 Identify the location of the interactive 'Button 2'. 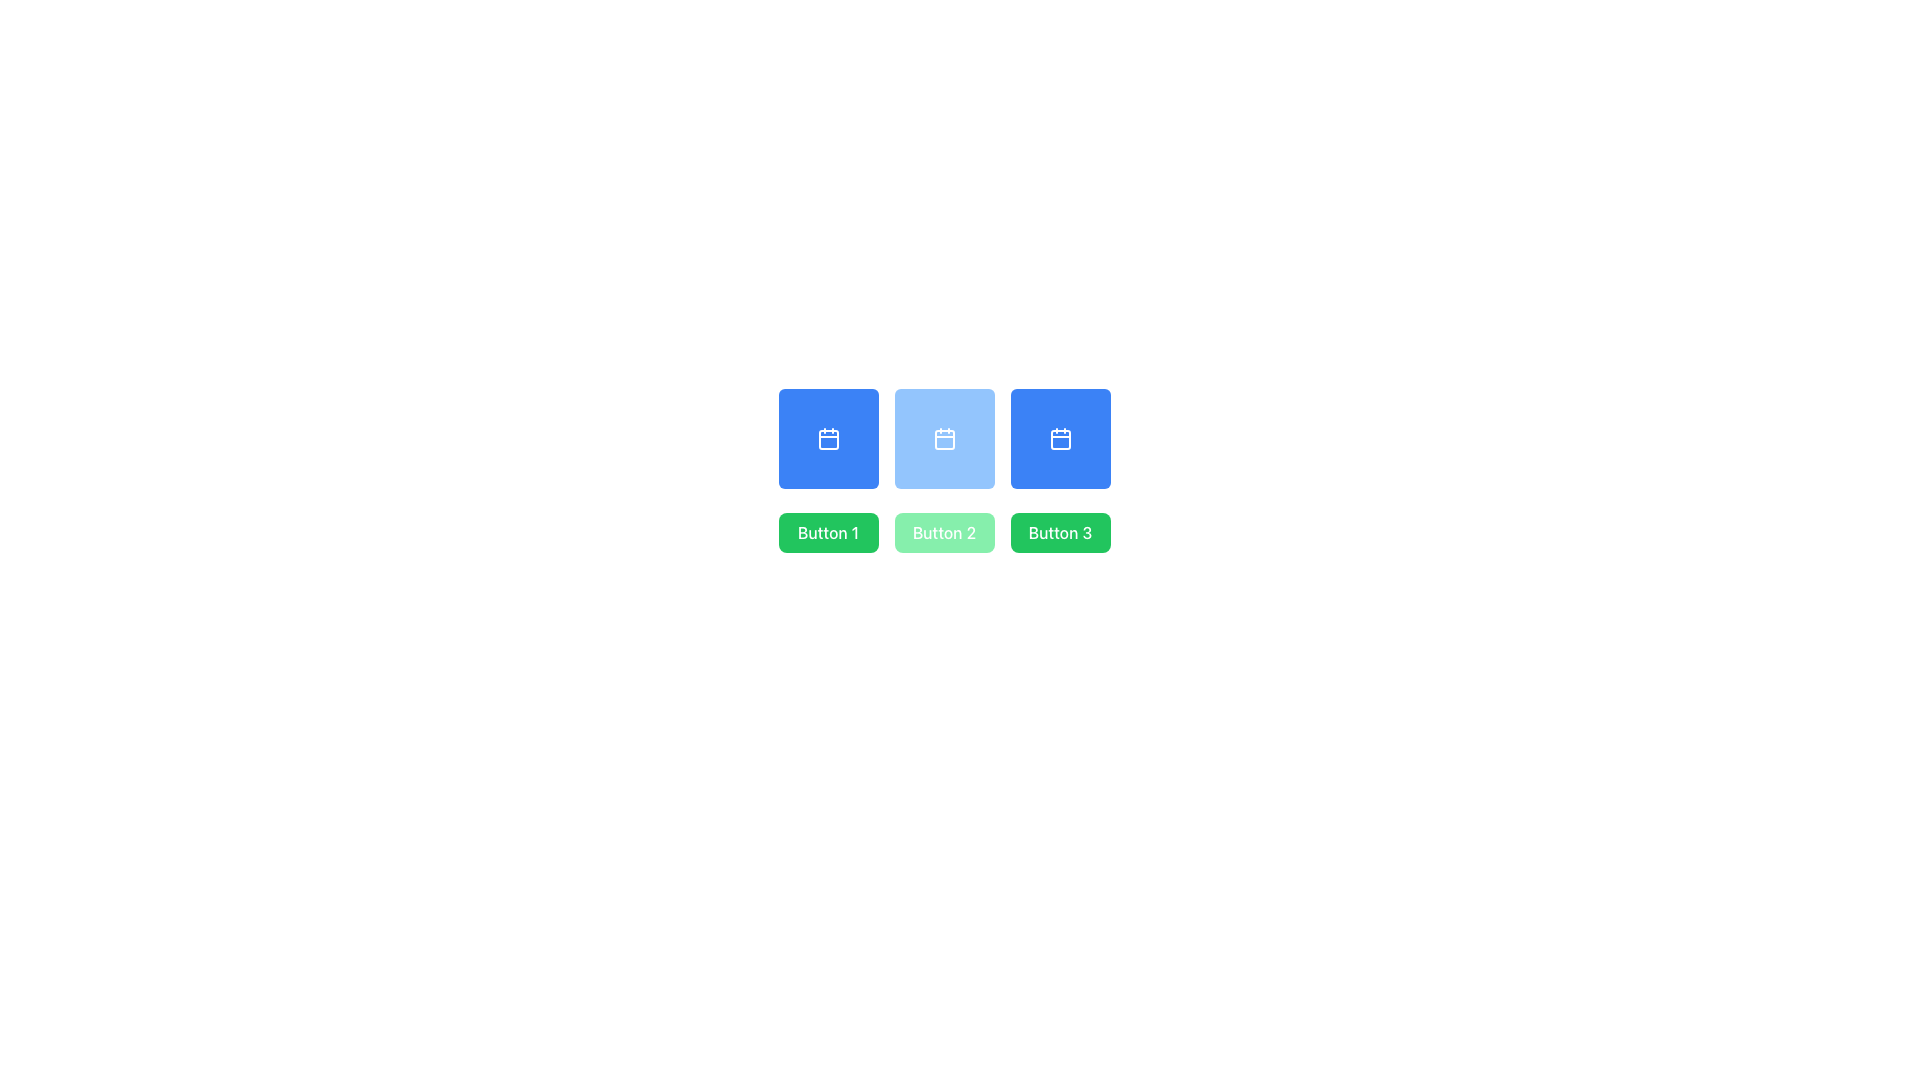
(943, 531).